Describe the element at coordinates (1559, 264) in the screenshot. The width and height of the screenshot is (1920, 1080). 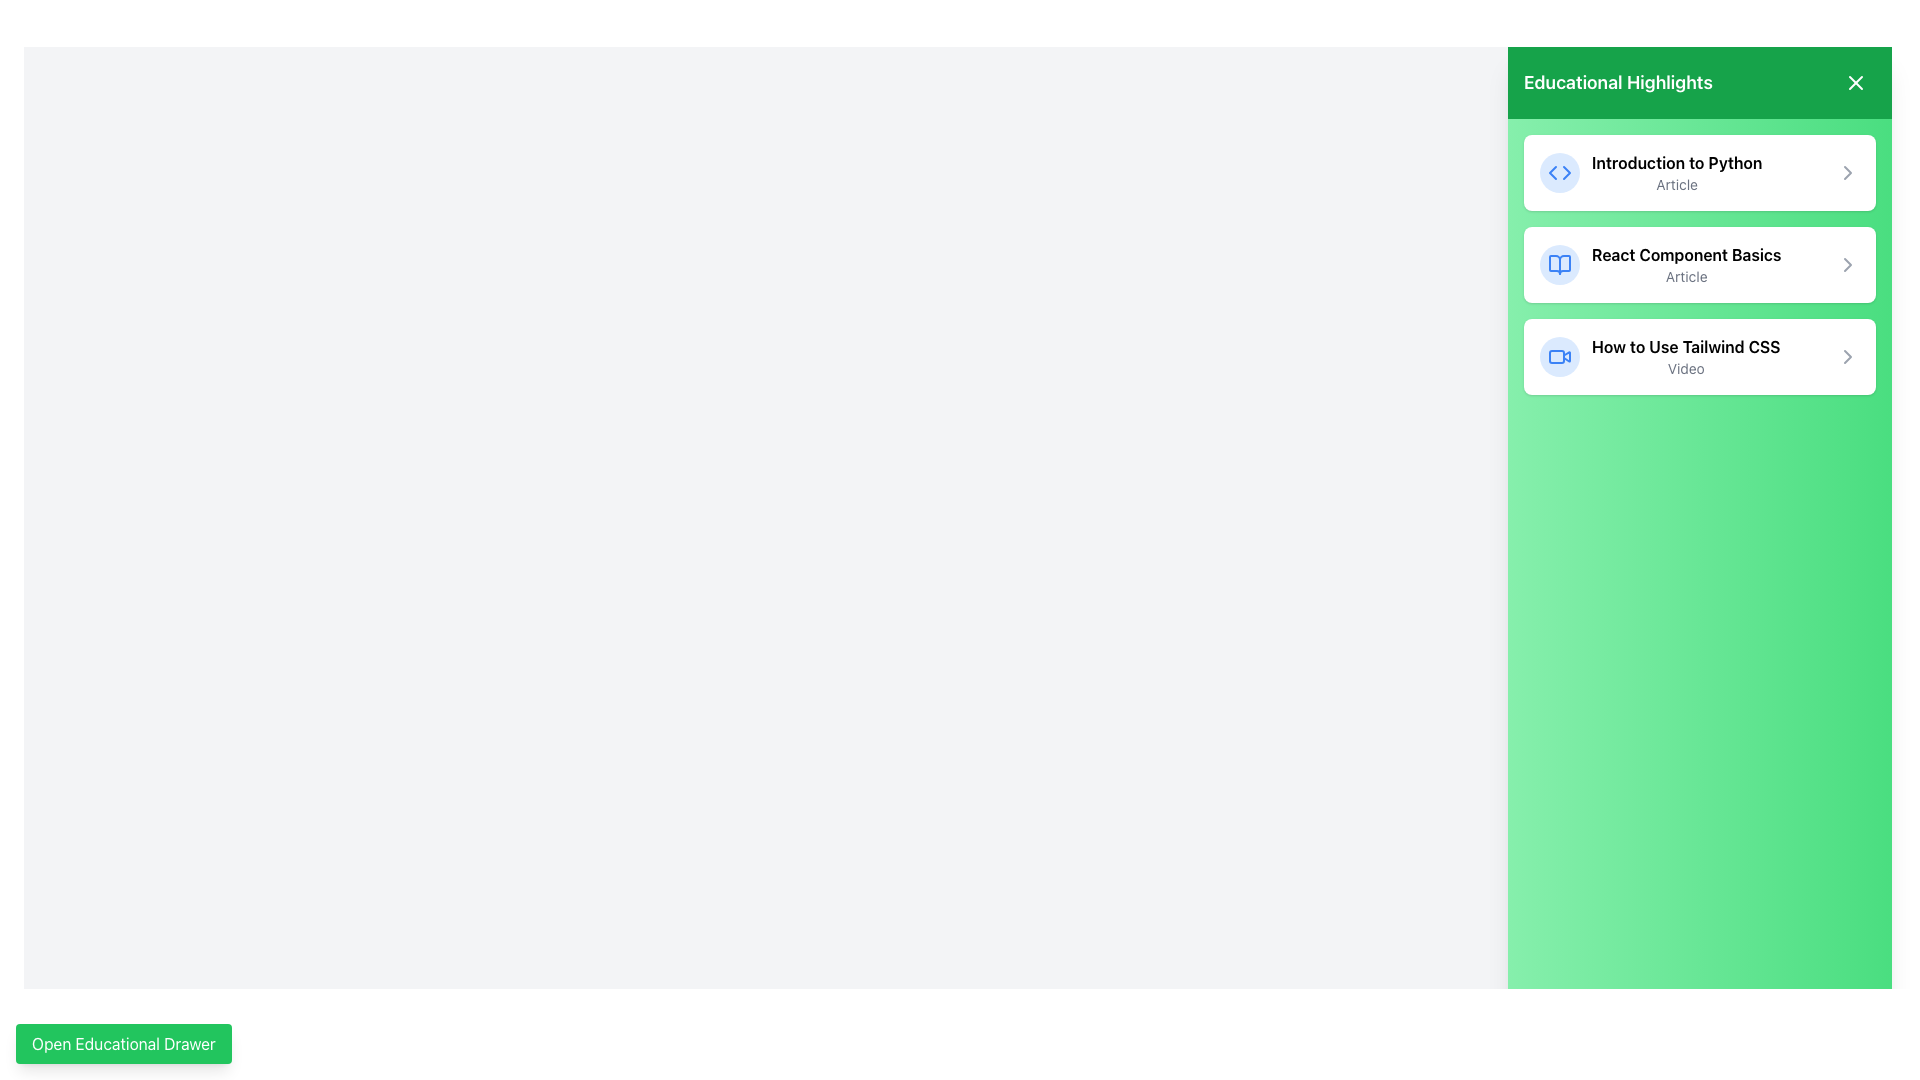
I see `the bottom part of the open book icon in the Educational Highlights section, which represents the 'React Component Basics' entry` at that location.